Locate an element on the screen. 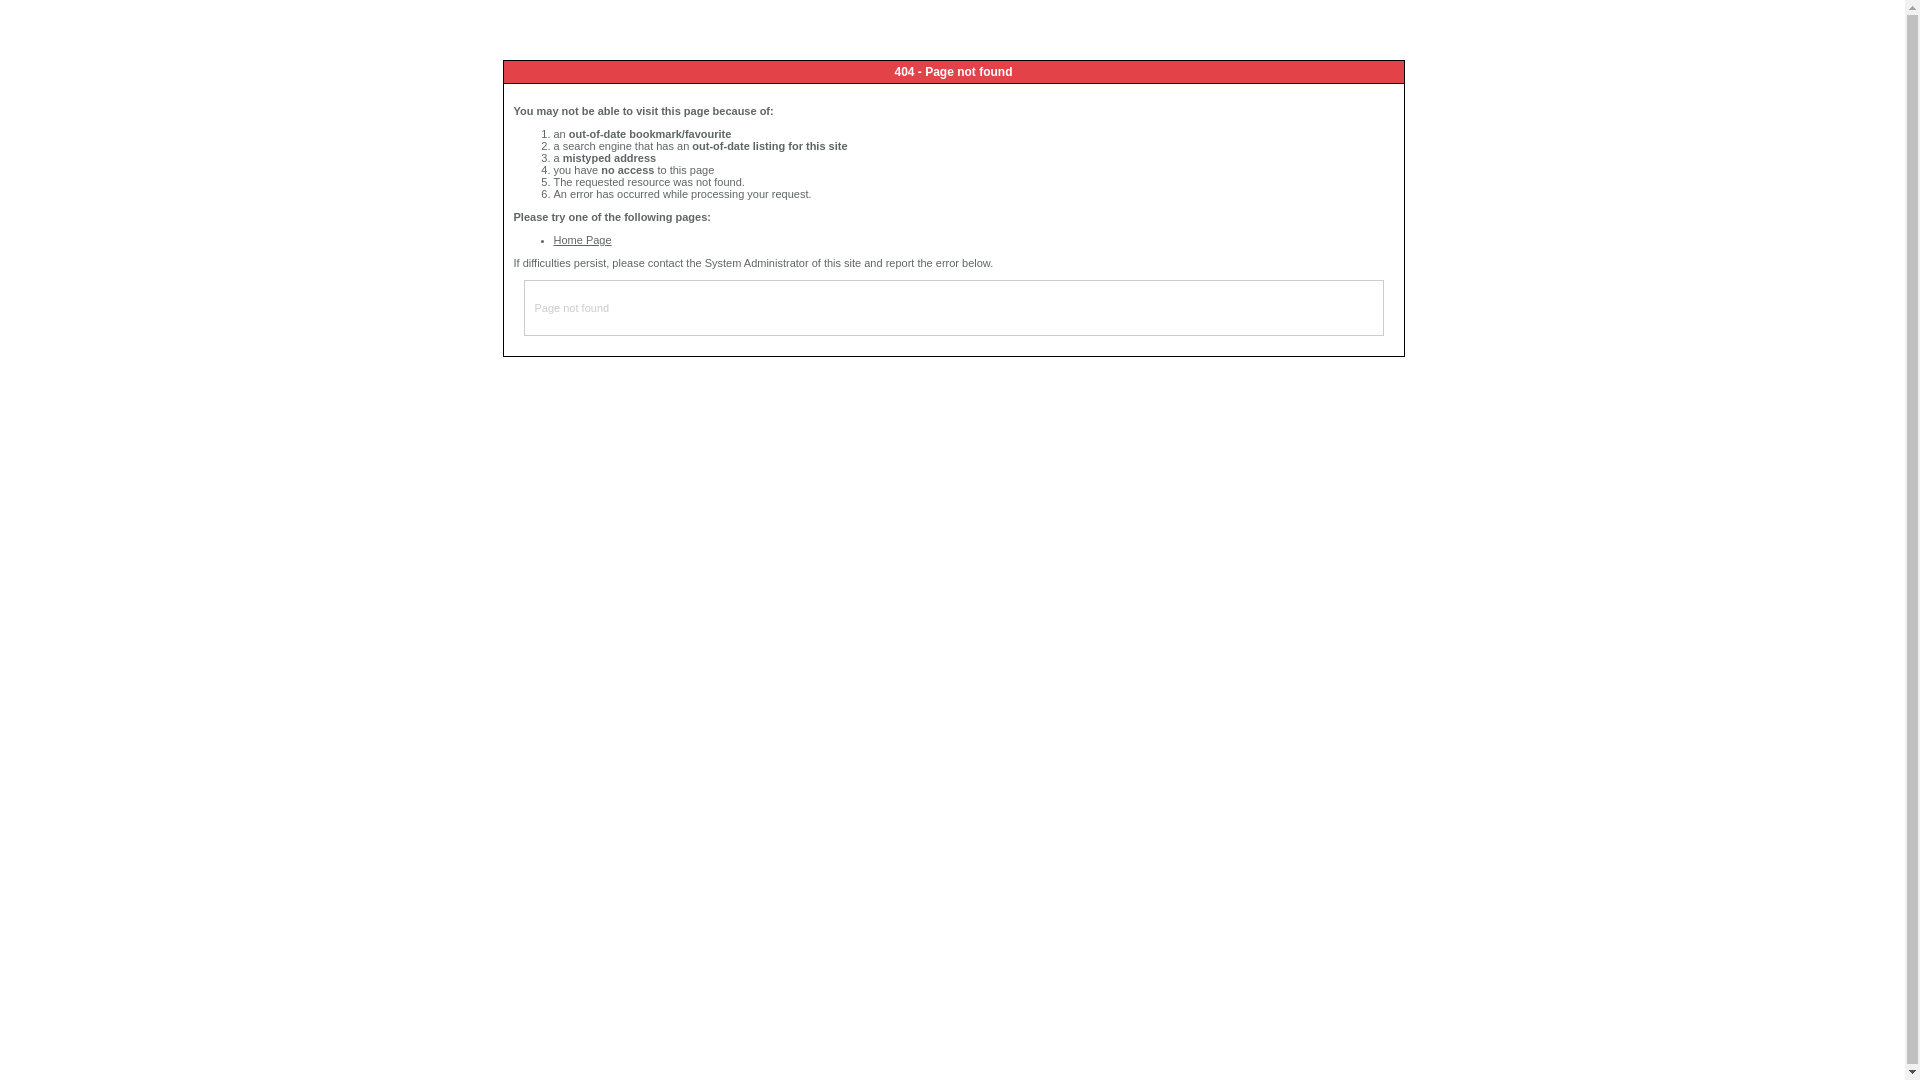 The height and width of the screenshot is (1080, 1920). 'Home Page' is located at coordinates (553, 238).